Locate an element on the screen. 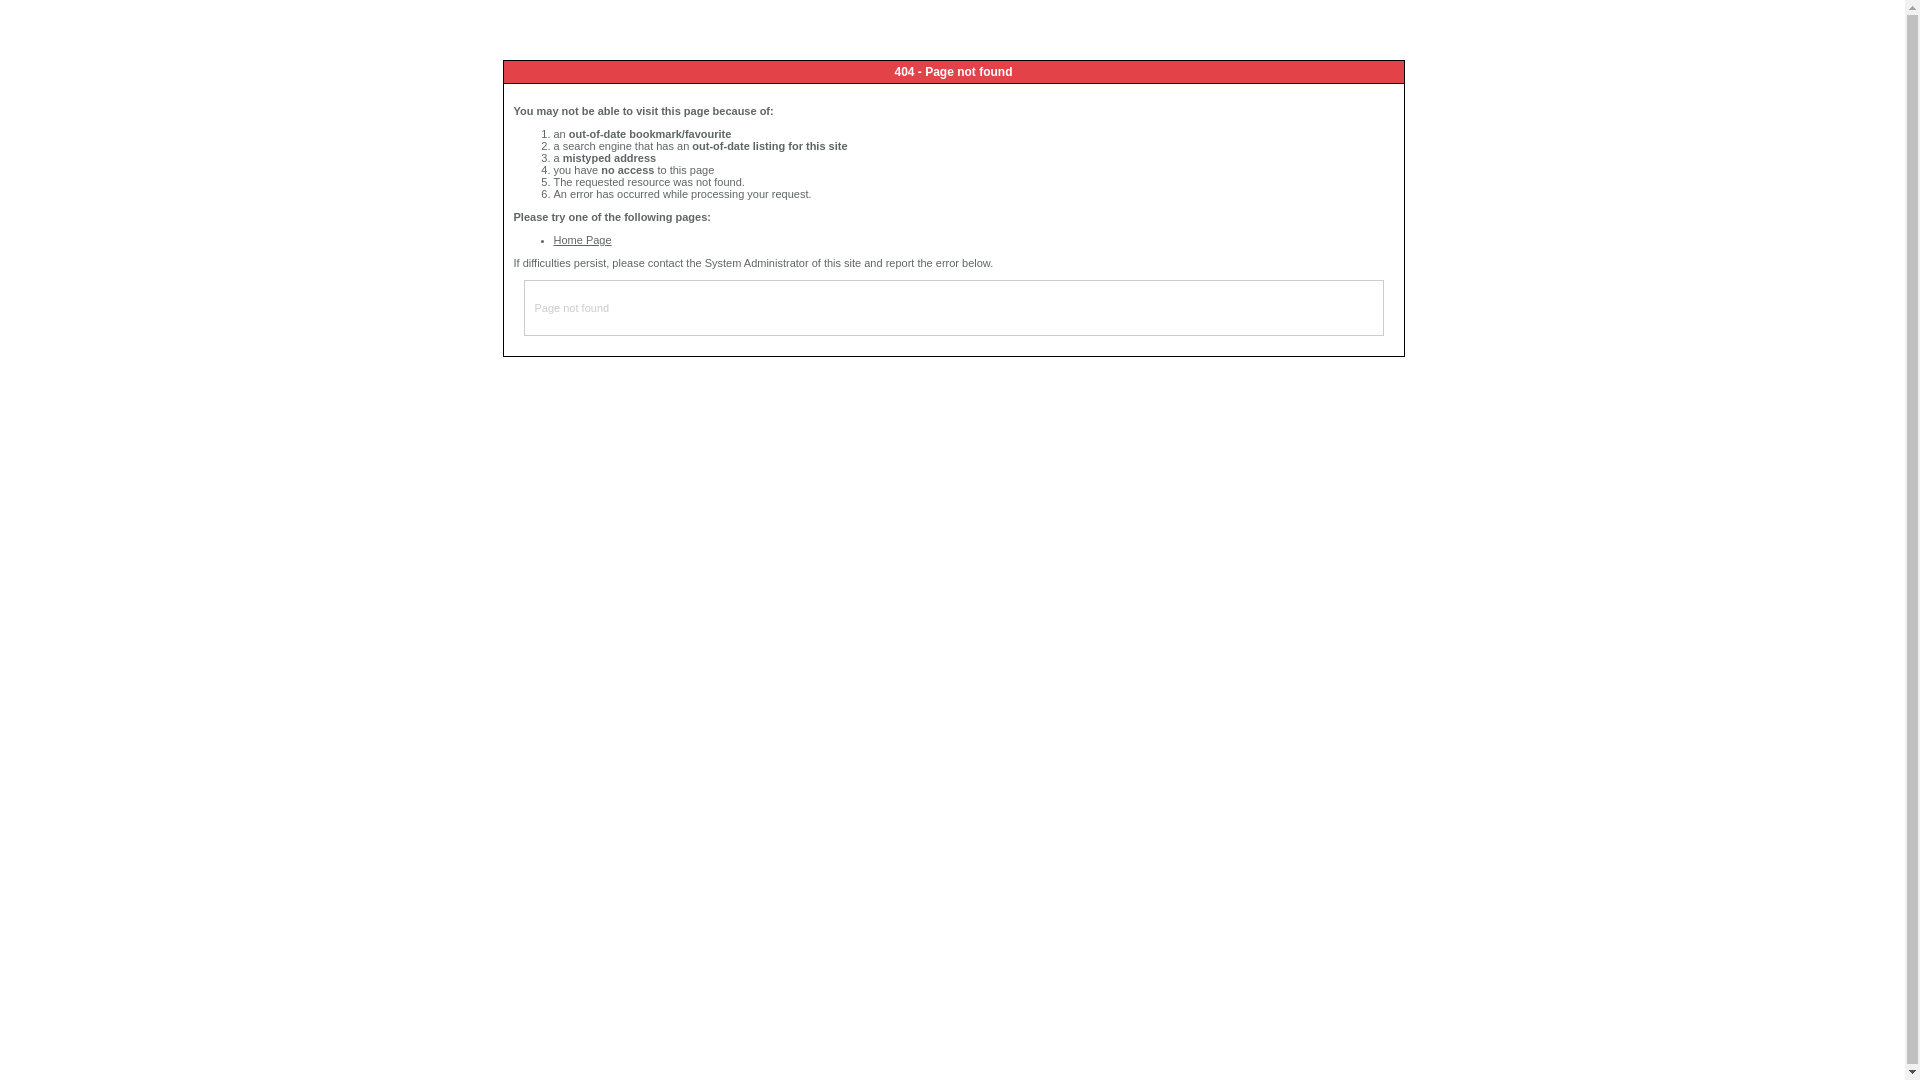 The height and width of the screenshot is (1080, 1920). 'Home Page' is located at coordinates (553, 238).